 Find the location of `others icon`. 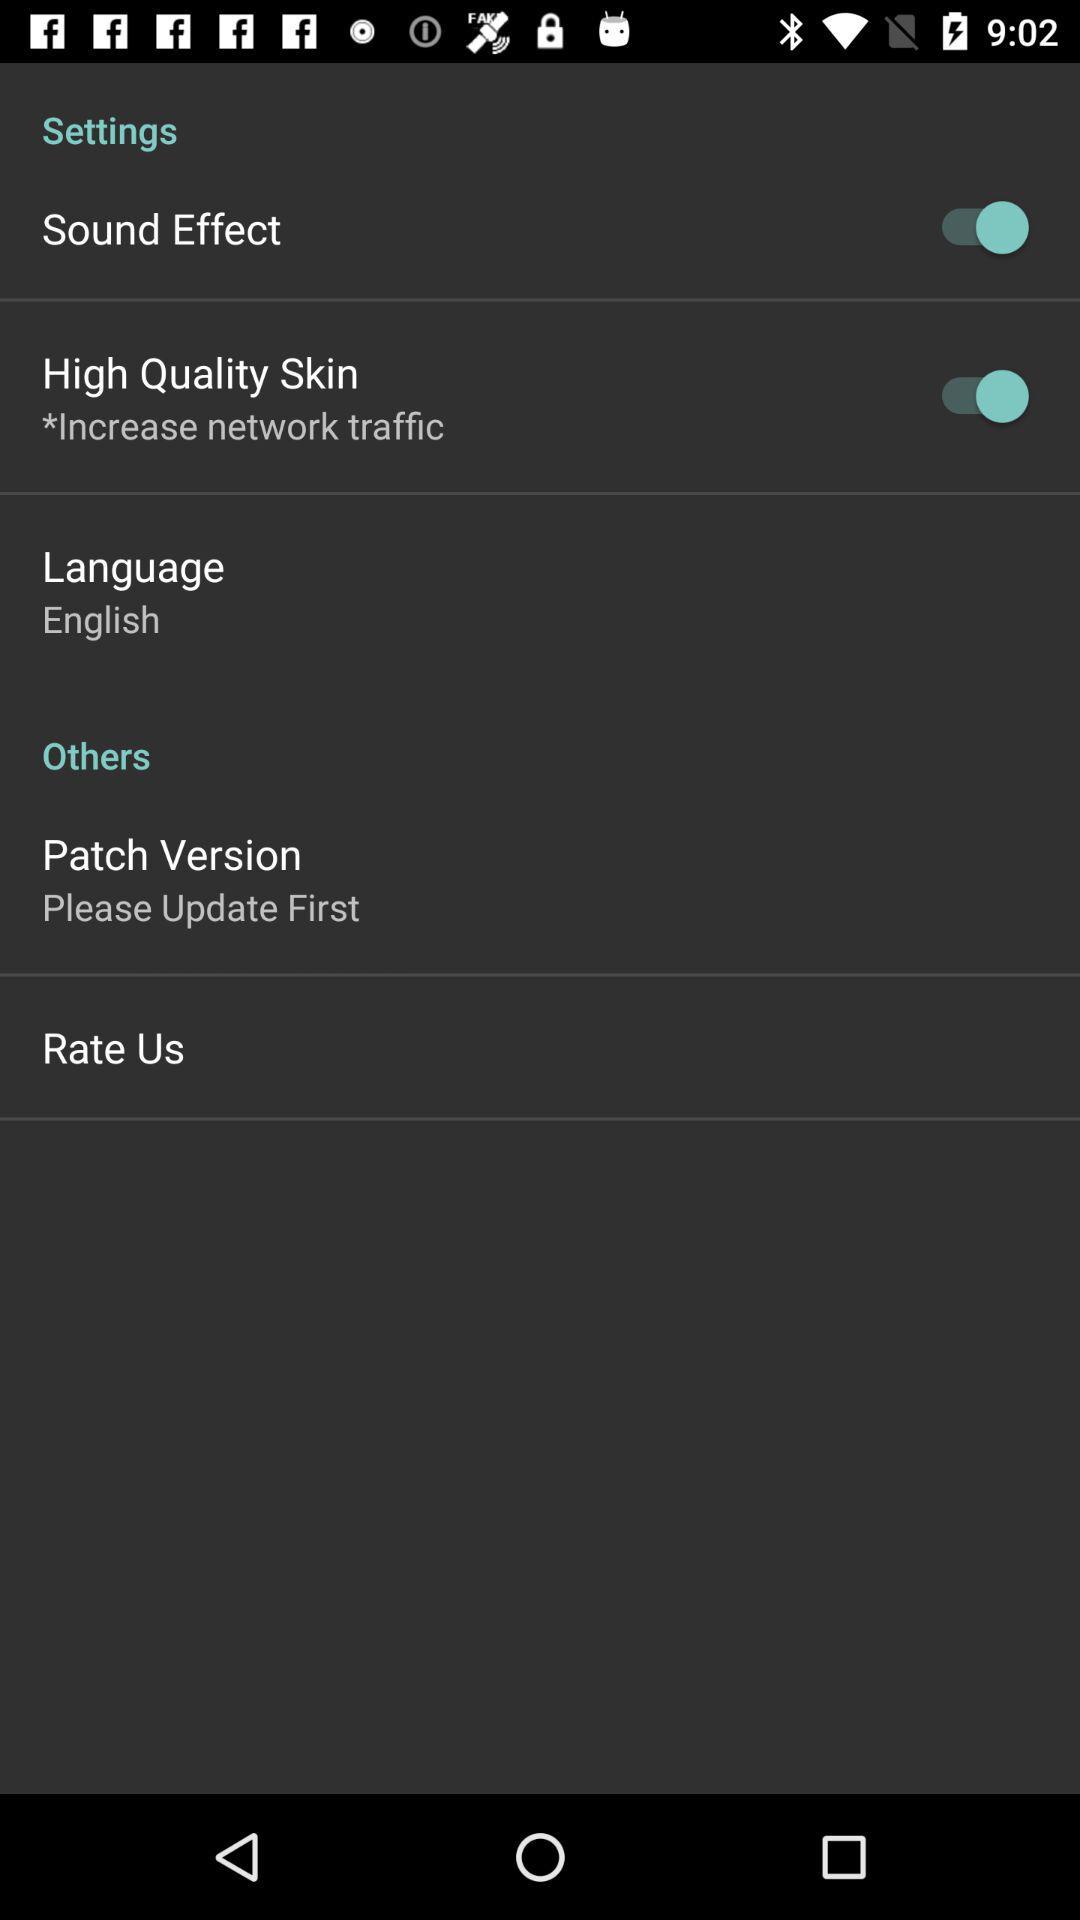

others icon is located at coordinates (540, 733).